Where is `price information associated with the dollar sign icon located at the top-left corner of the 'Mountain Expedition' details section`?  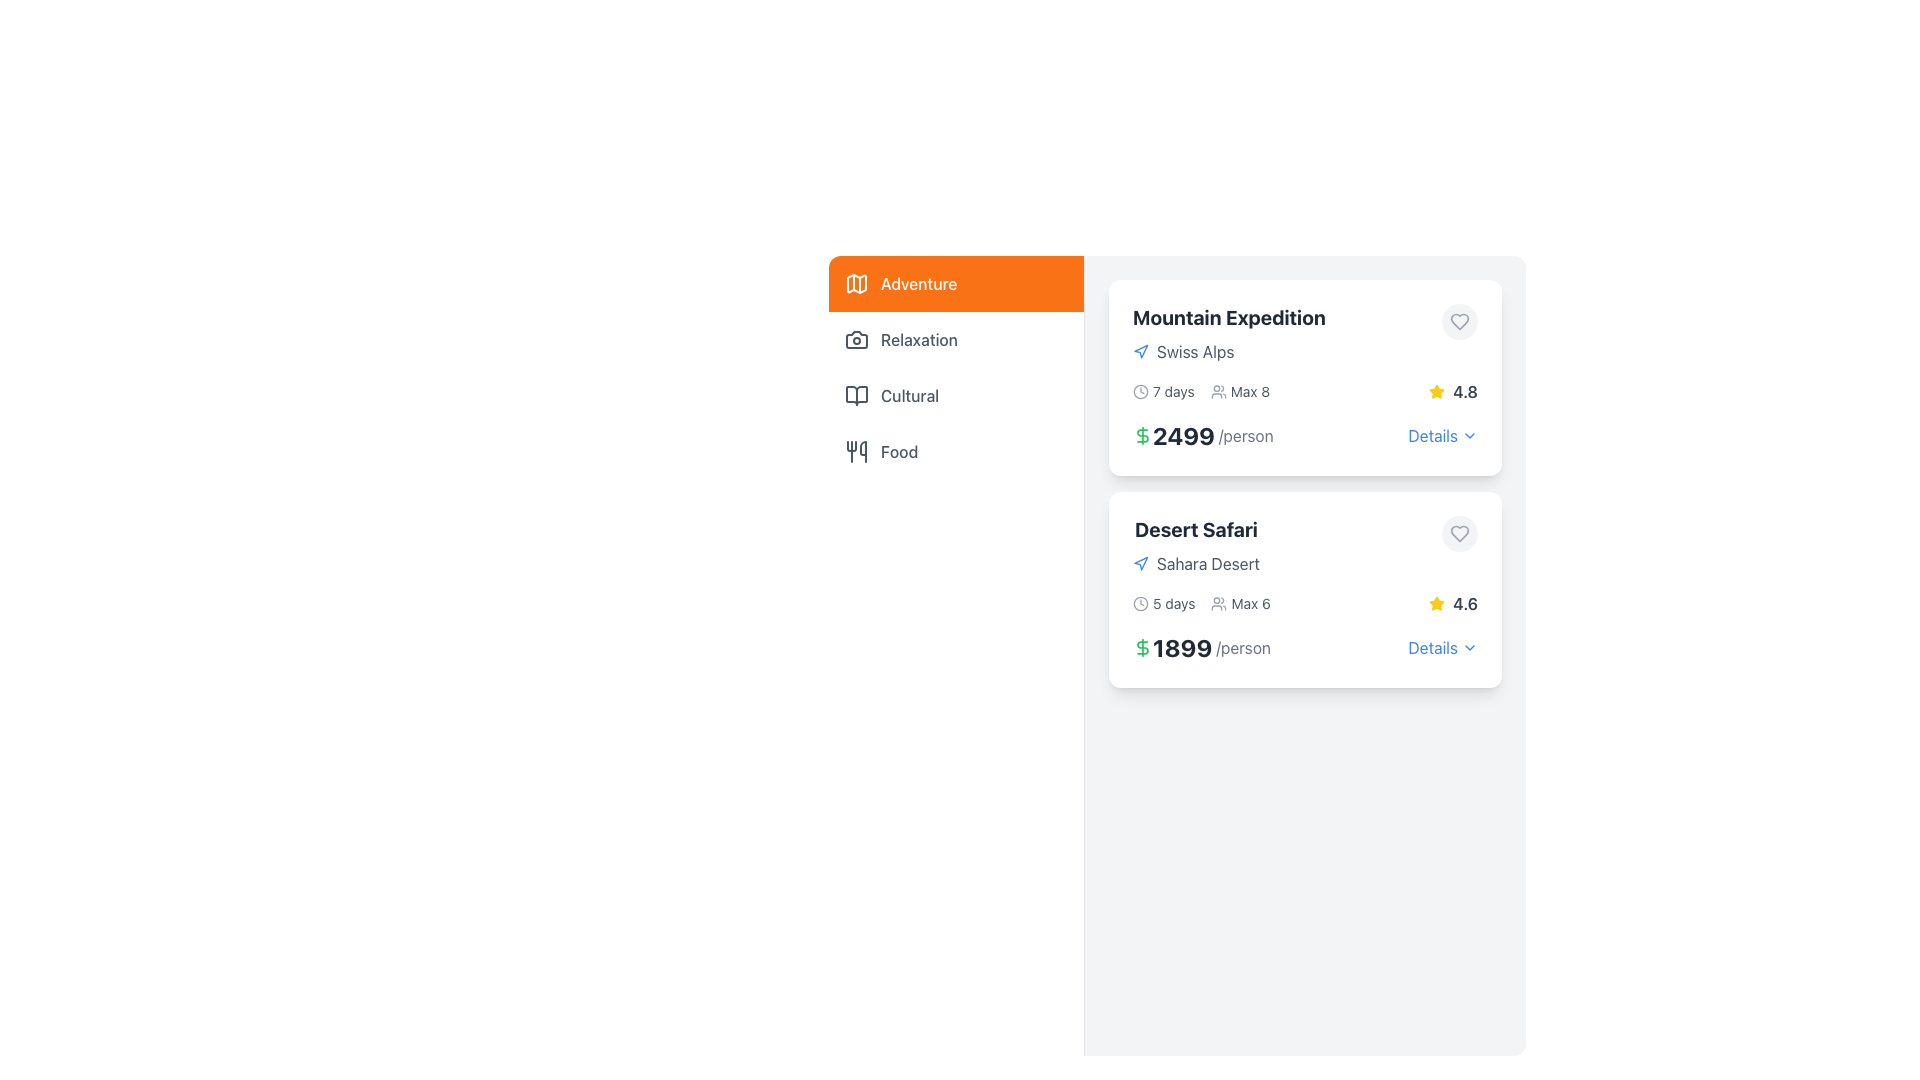 price information associated with the dollar sign icon located at the top-left corner of the 'Mountain Expedition' details section is located at coordinates (1142, 434).